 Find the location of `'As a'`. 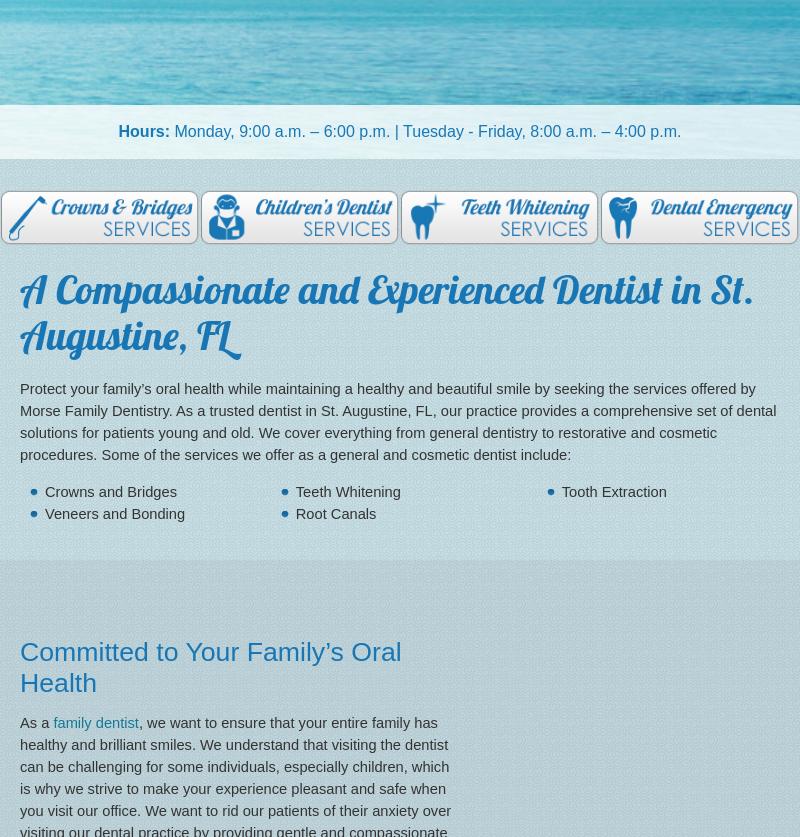

'As a' is located at coordinates (35, 720).